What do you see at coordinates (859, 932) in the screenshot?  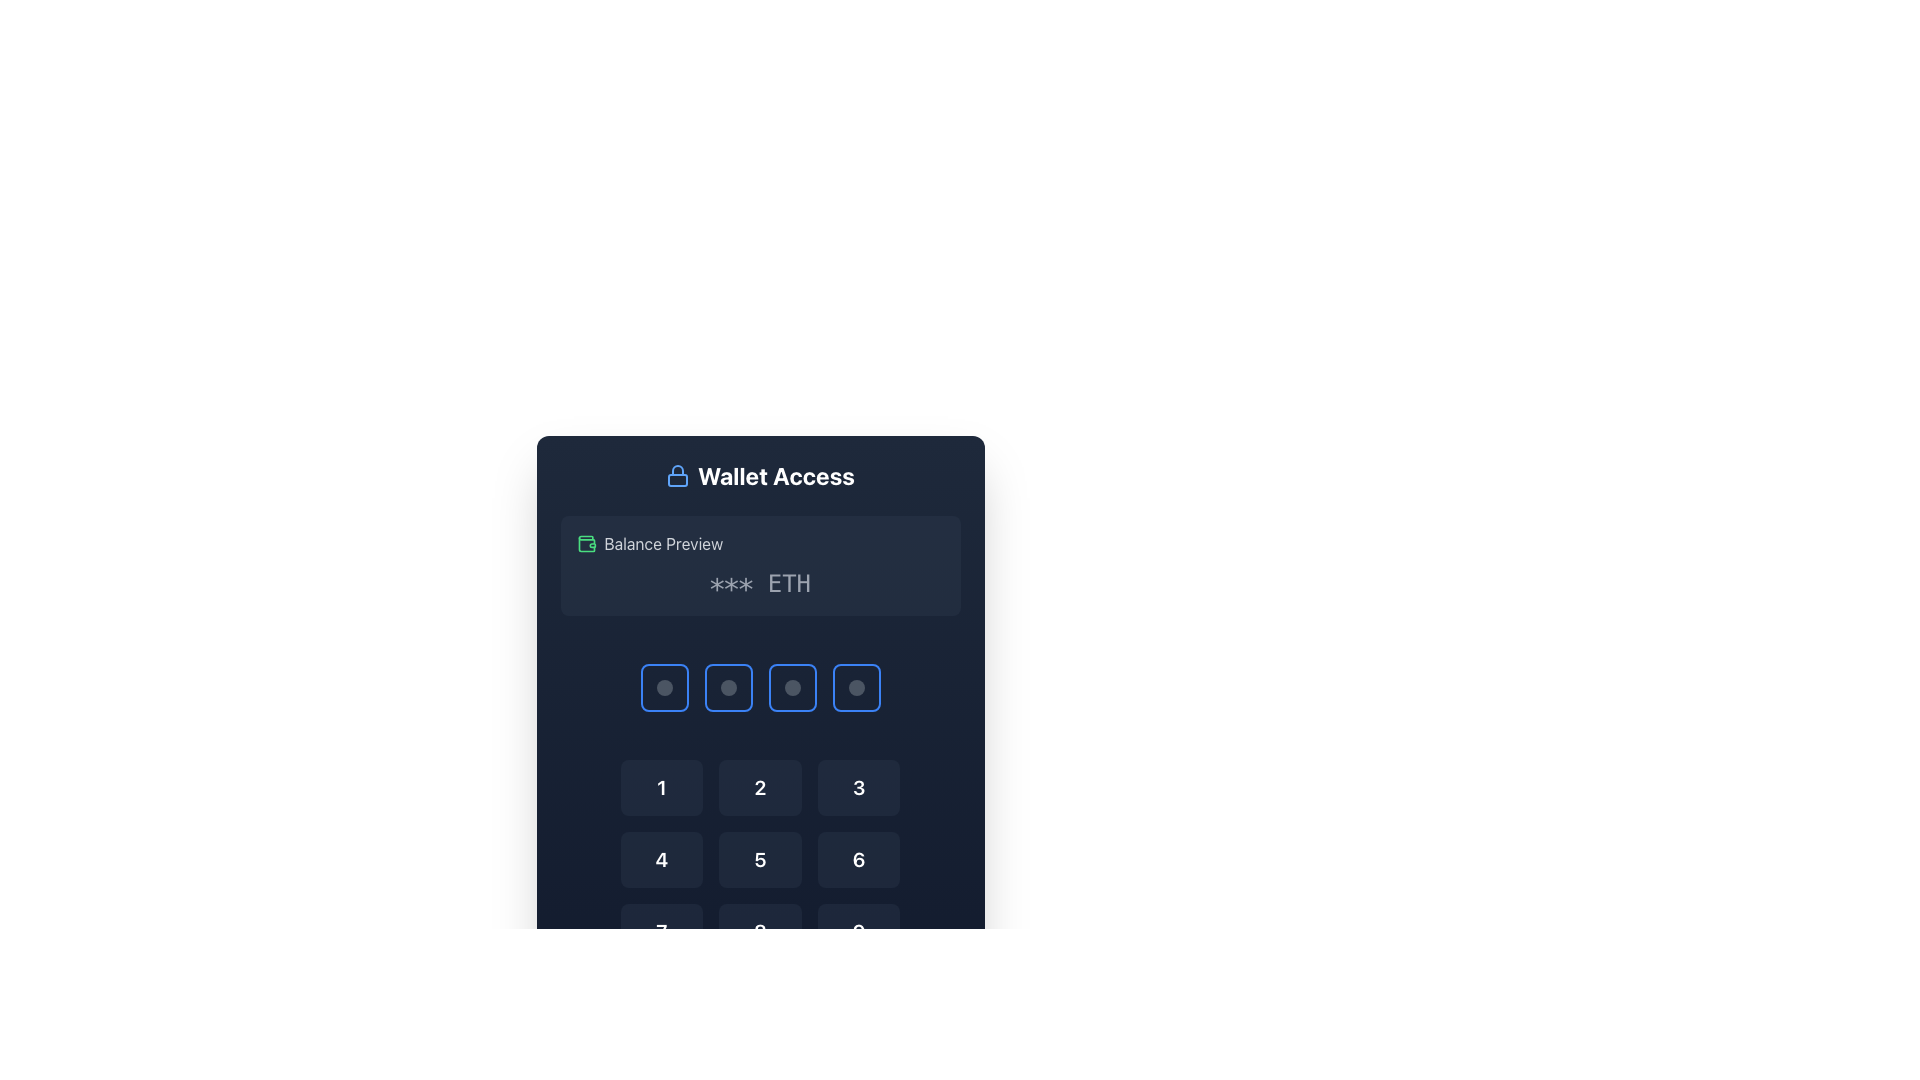 I see `the button displaying the digit '9' in a numeric keypad interface to change its visual state` at bounding box center [859, 932].